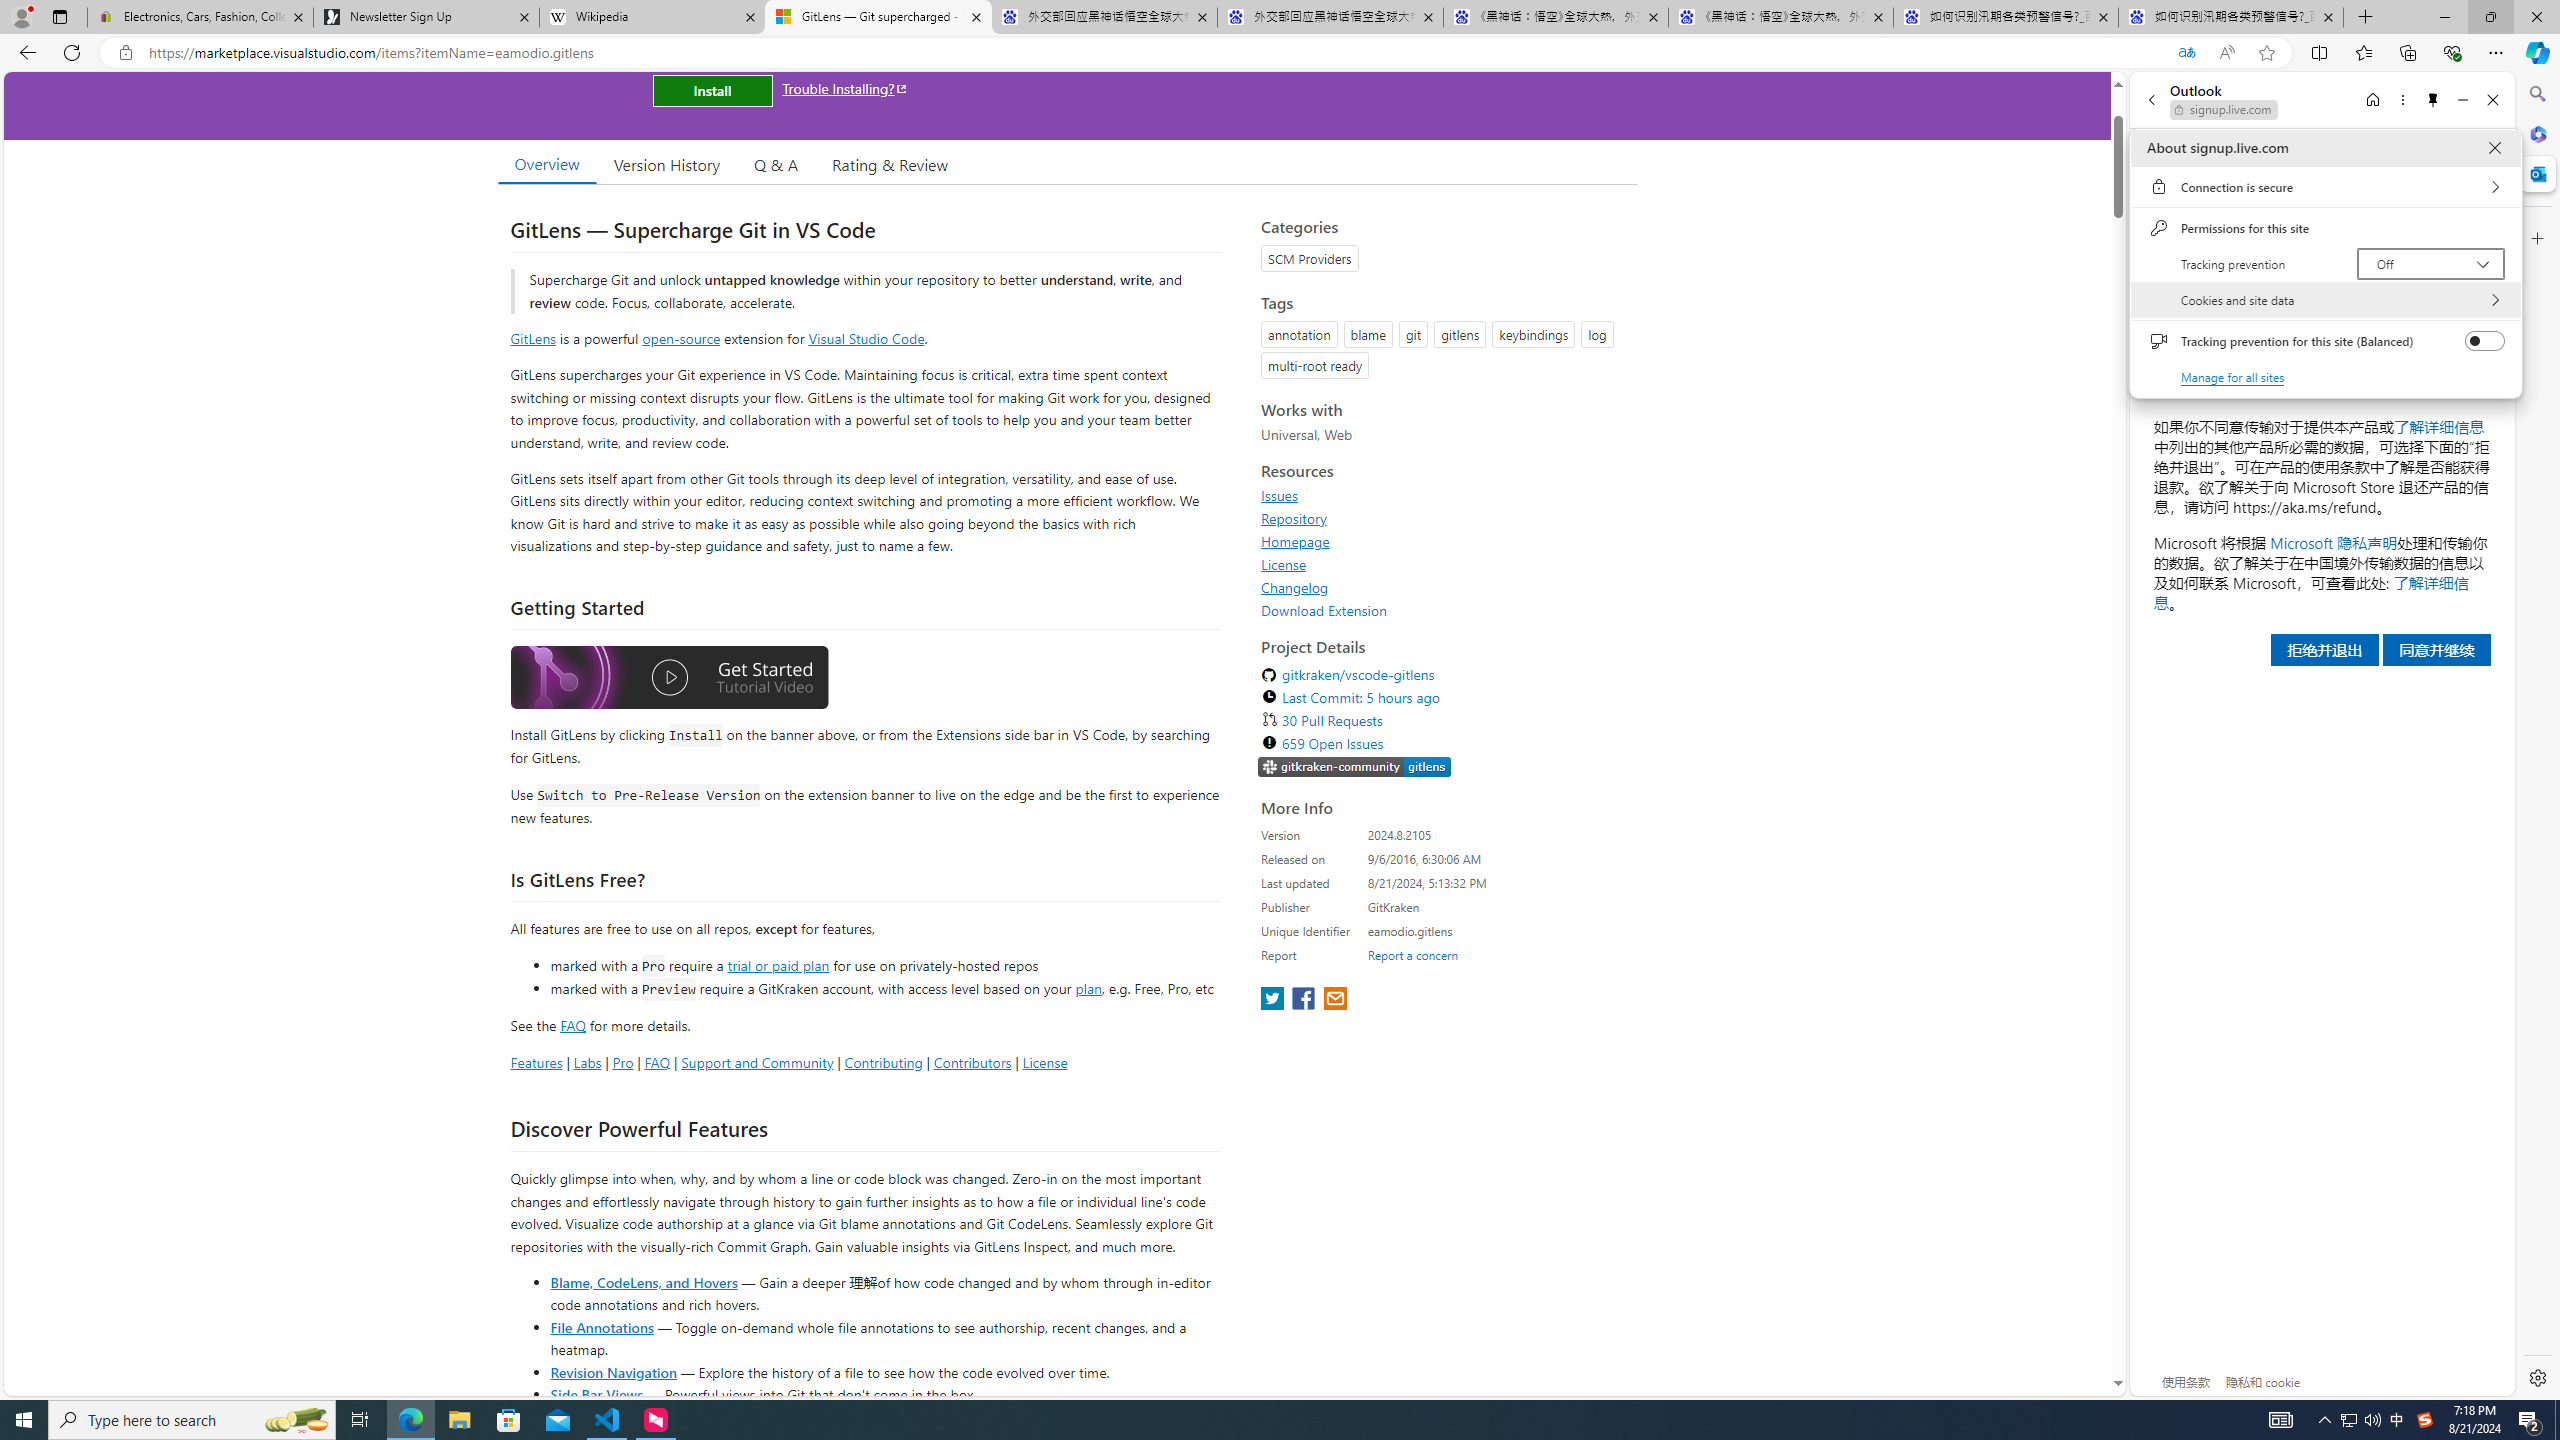 The height and width of the screenshot is (1440, 2560). Describe the element at coordinates (2324, 185) in the screenshot. I see `'Connection is secure'` at that location.